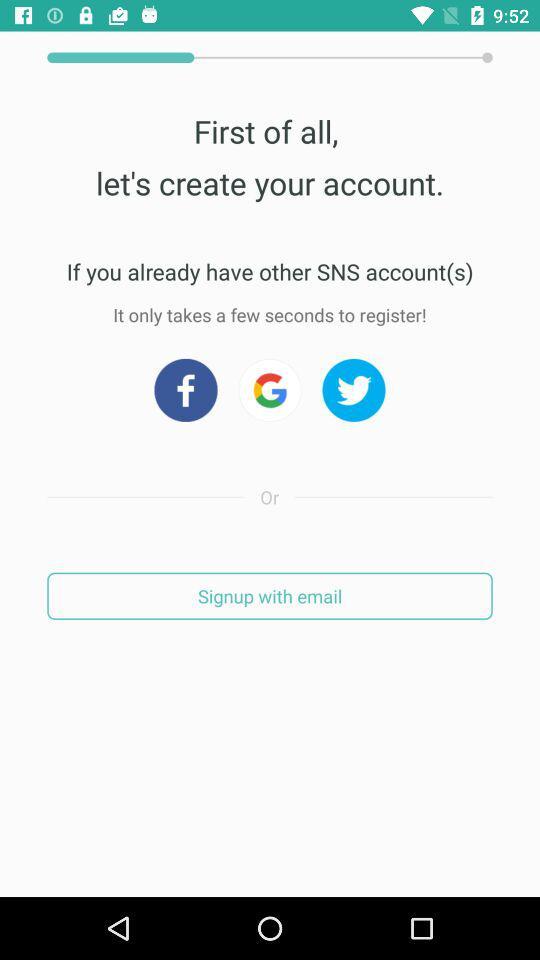 This screenshot has width=540, height=960. Describe the element at coordinates (353, 389) in the screenshot. I see `share via twitter` at that location.